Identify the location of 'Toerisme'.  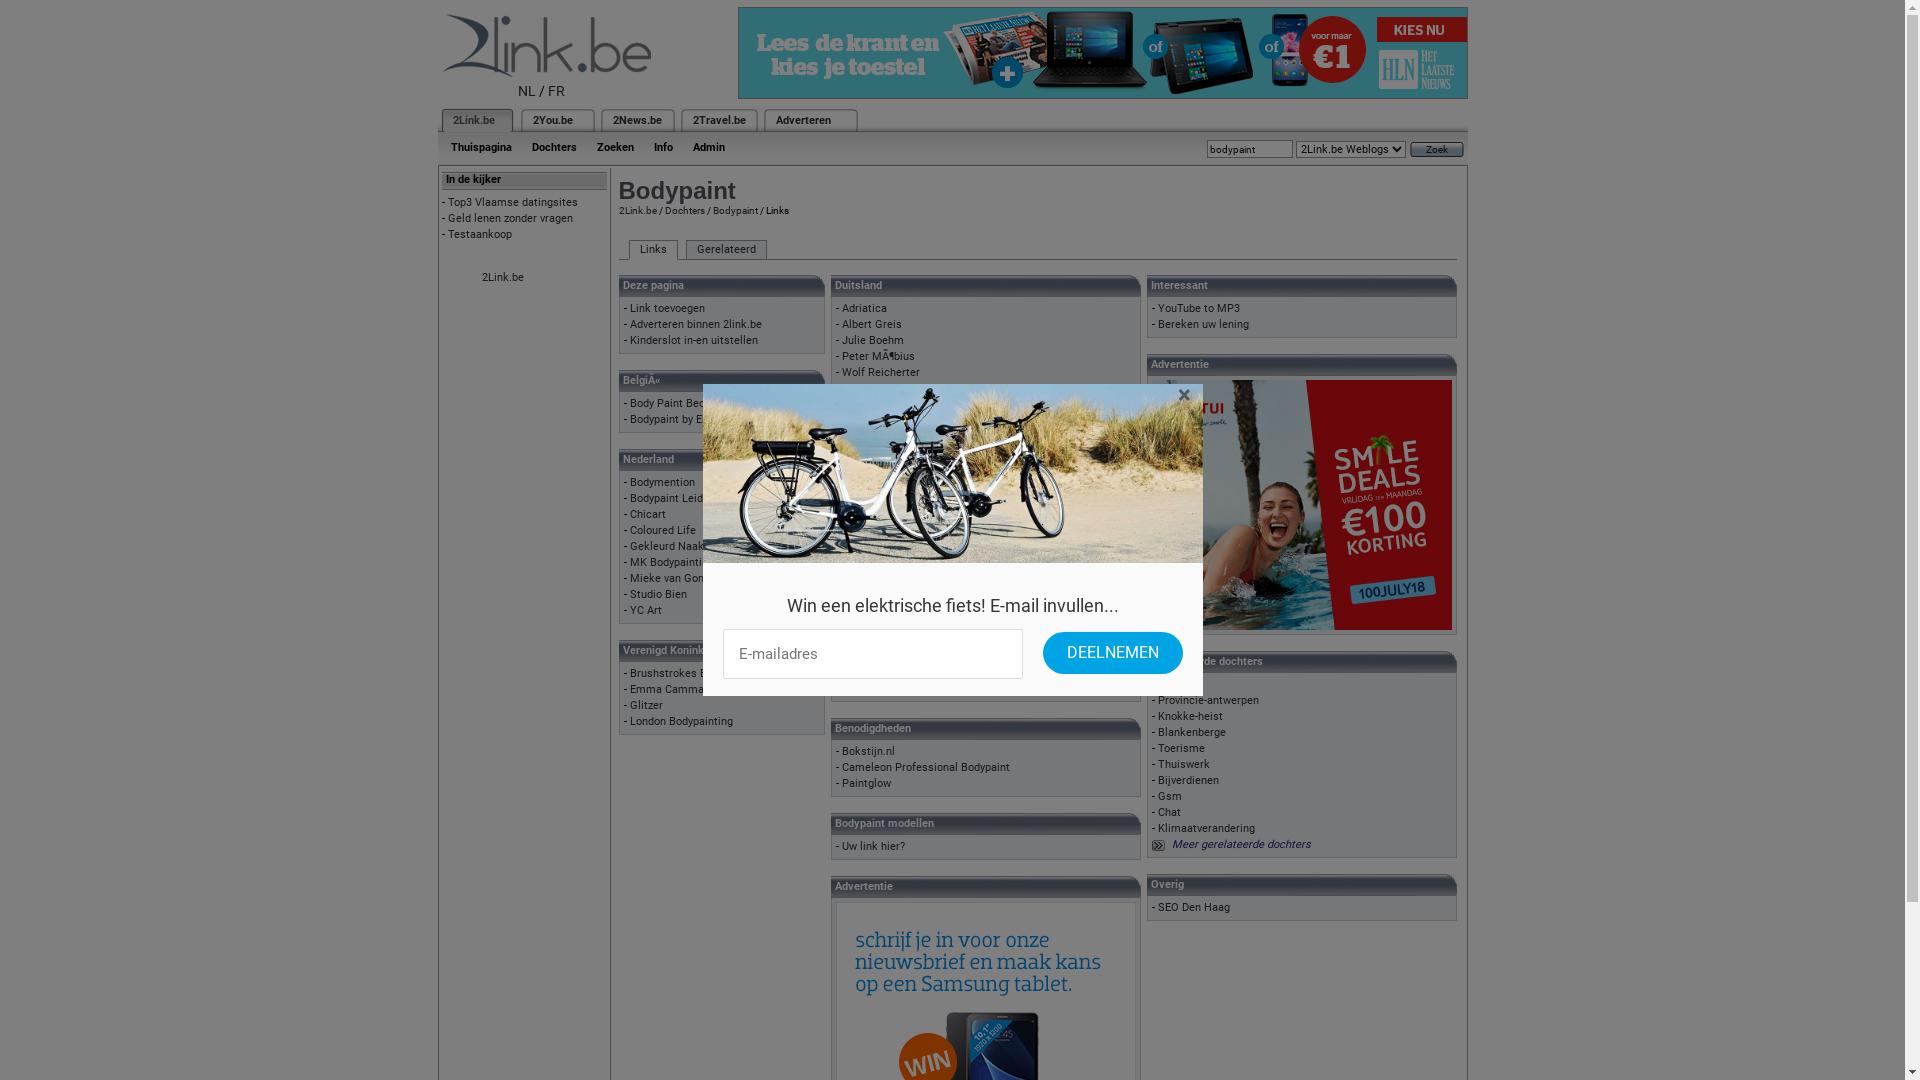
(1181, 748).